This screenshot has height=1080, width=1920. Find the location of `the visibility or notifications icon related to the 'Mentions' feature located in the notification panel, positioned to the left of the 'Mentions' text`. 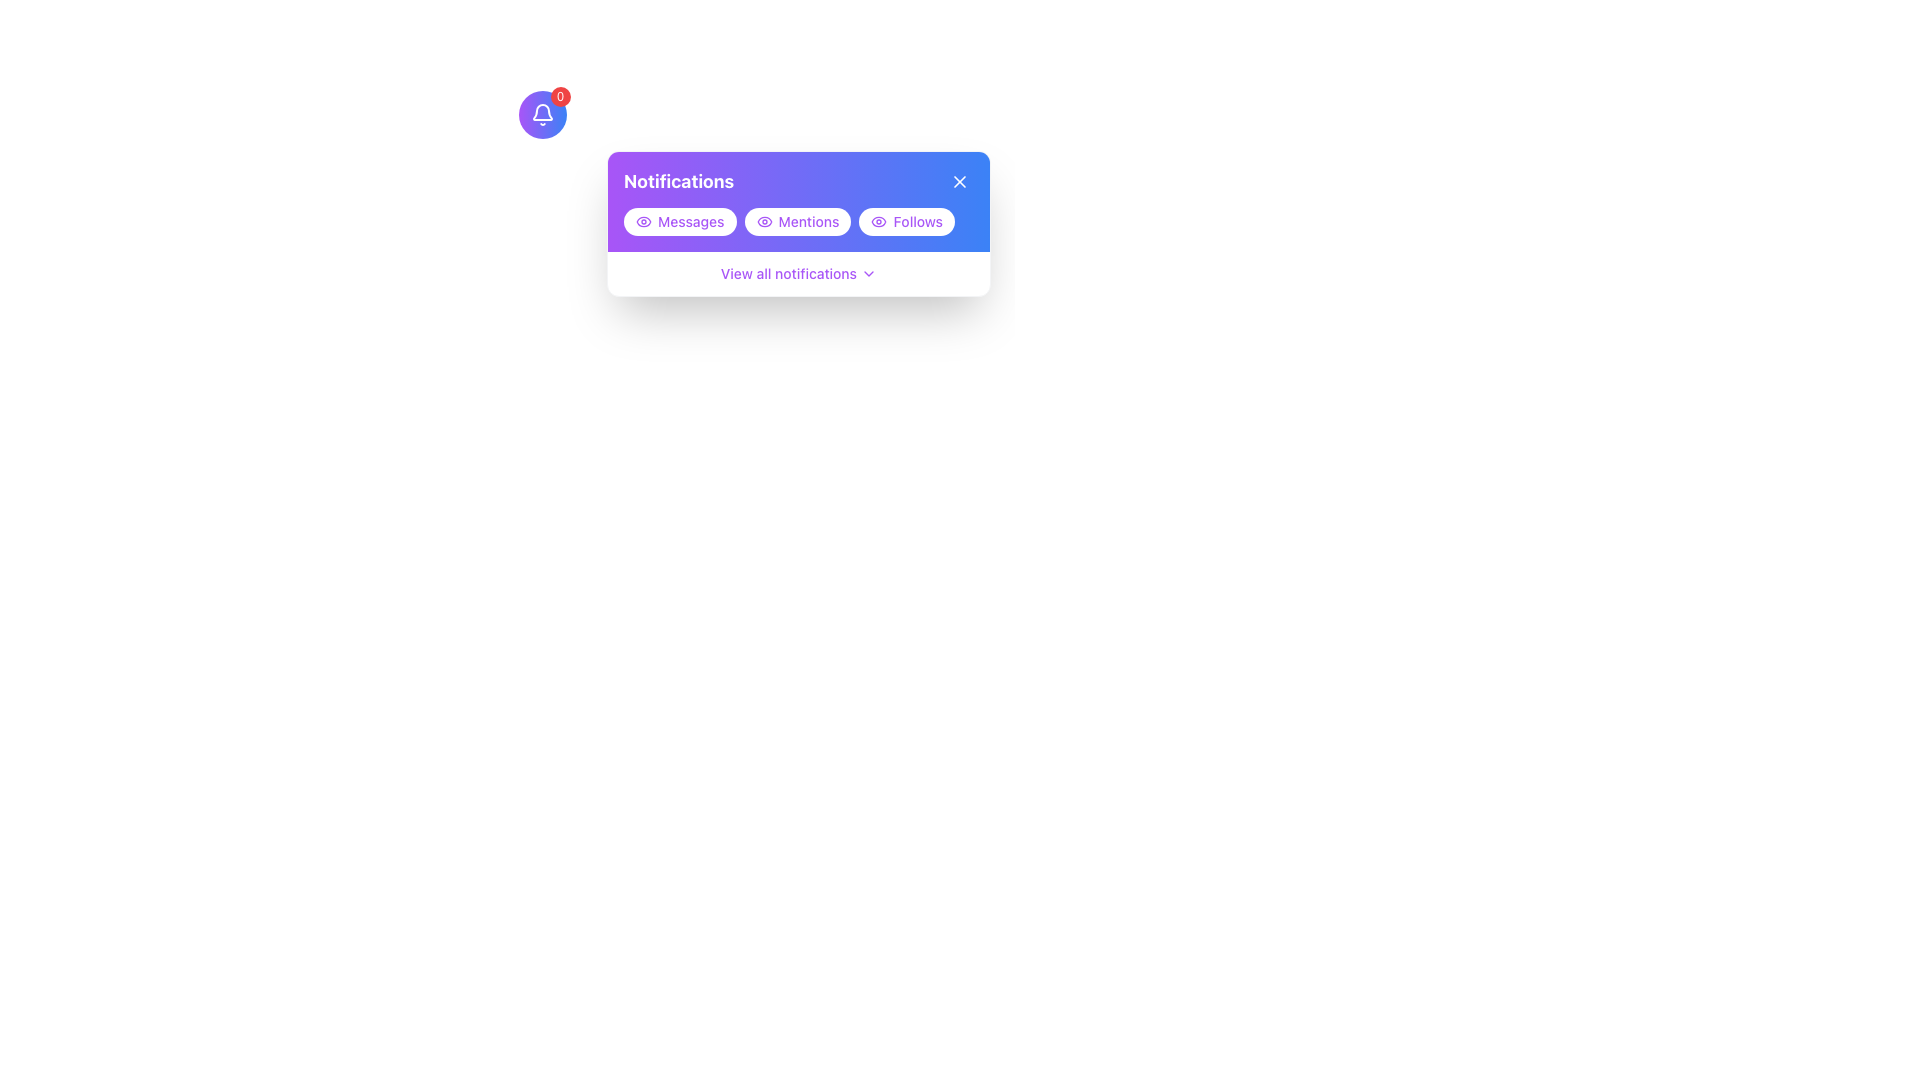

the visibility or notifications icon related to the 'Mentions' feature located in the notification panel, positioned to the left of the 'Mentions' text is located at coordinates (763, 222).